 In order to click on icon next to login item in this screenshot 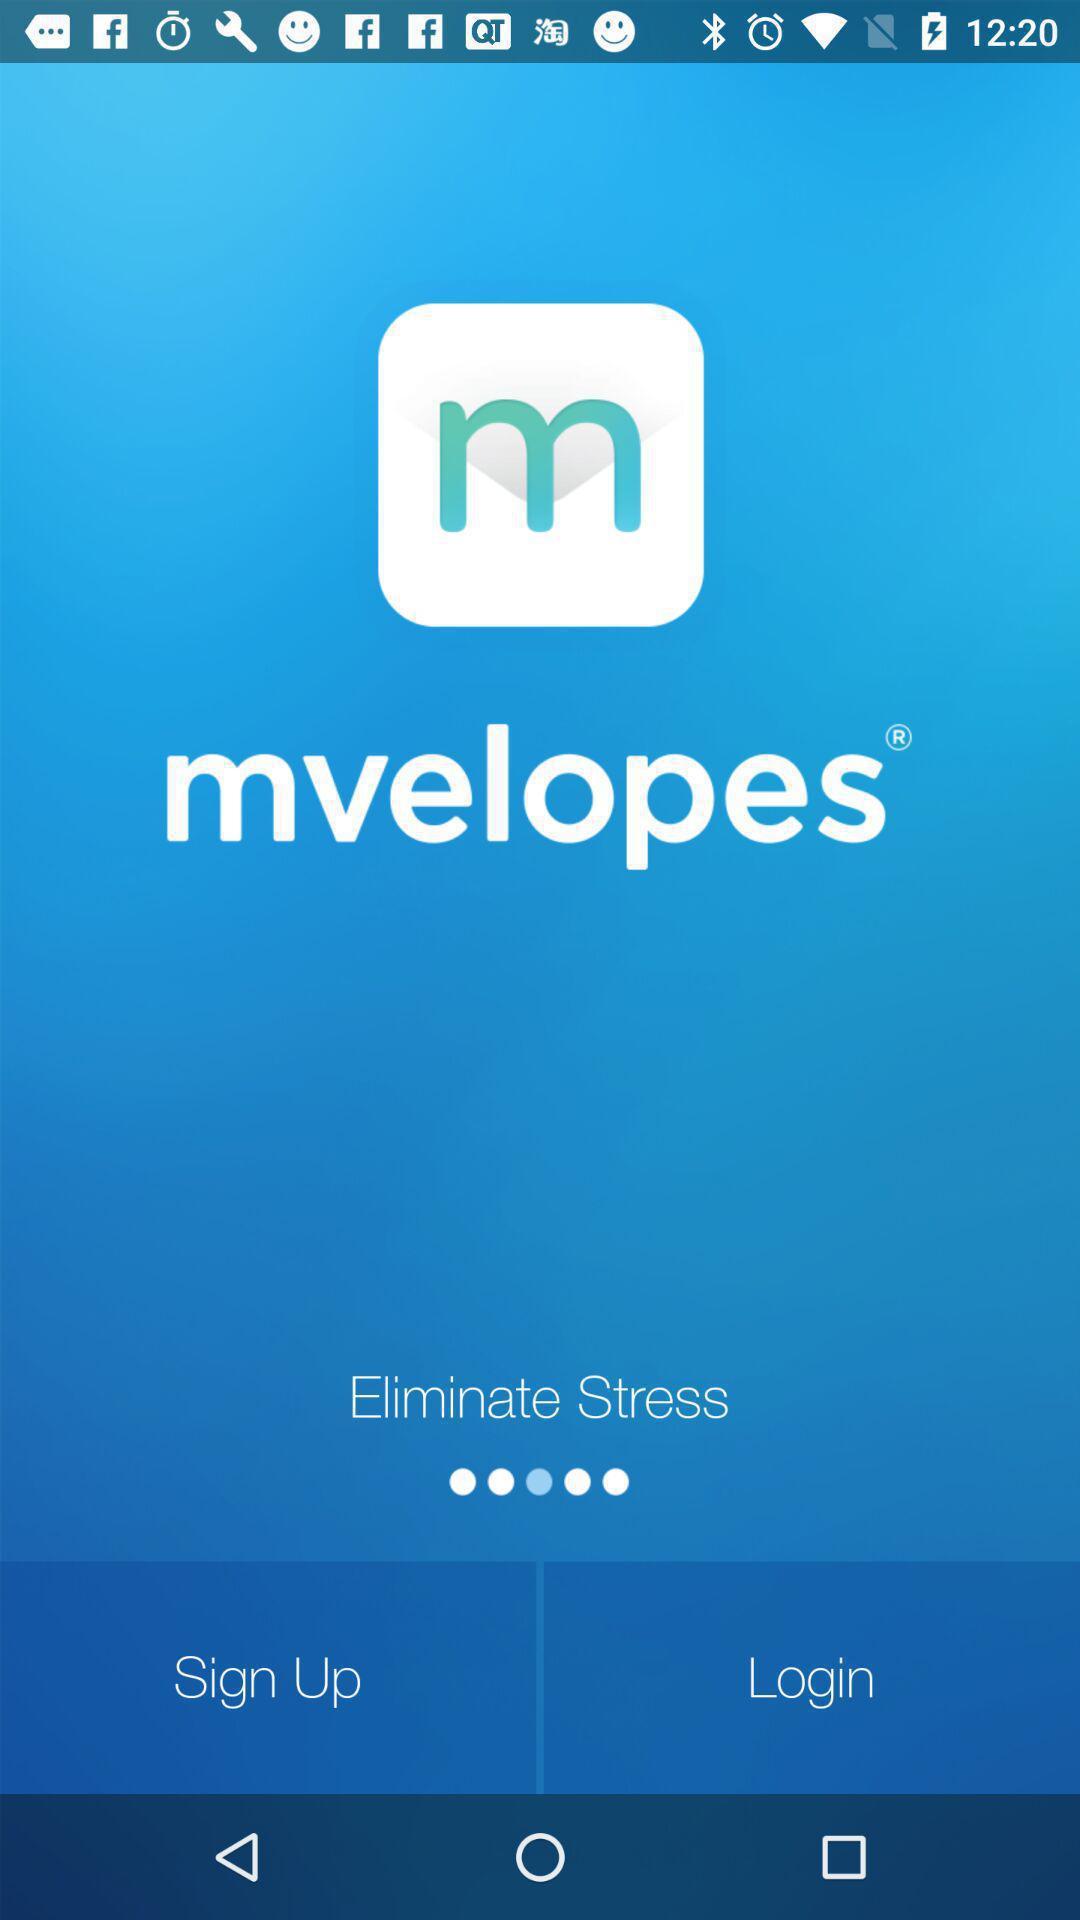, I will do `click(267, 1677)`.